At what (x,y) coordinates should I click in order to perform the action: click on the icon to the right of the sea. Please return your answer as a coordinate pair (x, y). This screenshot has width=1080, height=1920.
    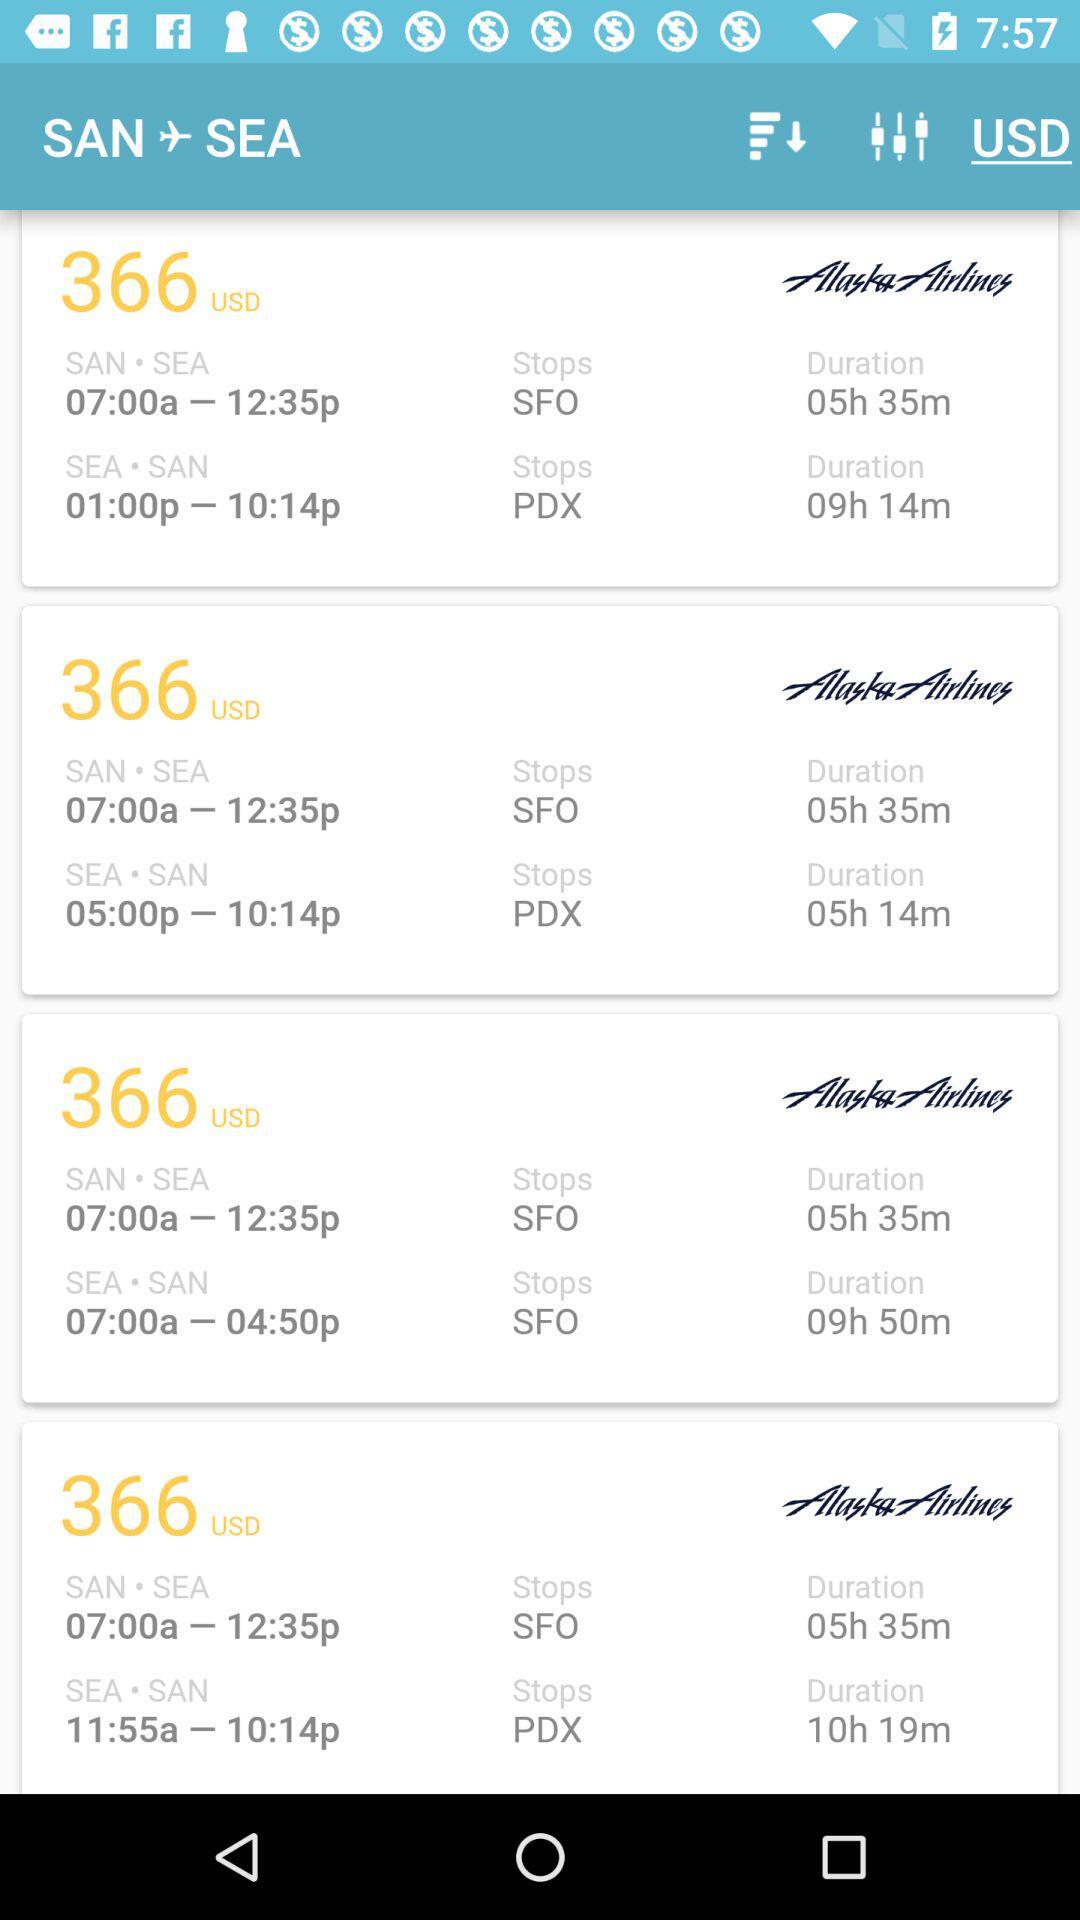
    Looking at the image, I should click on (773, 135).